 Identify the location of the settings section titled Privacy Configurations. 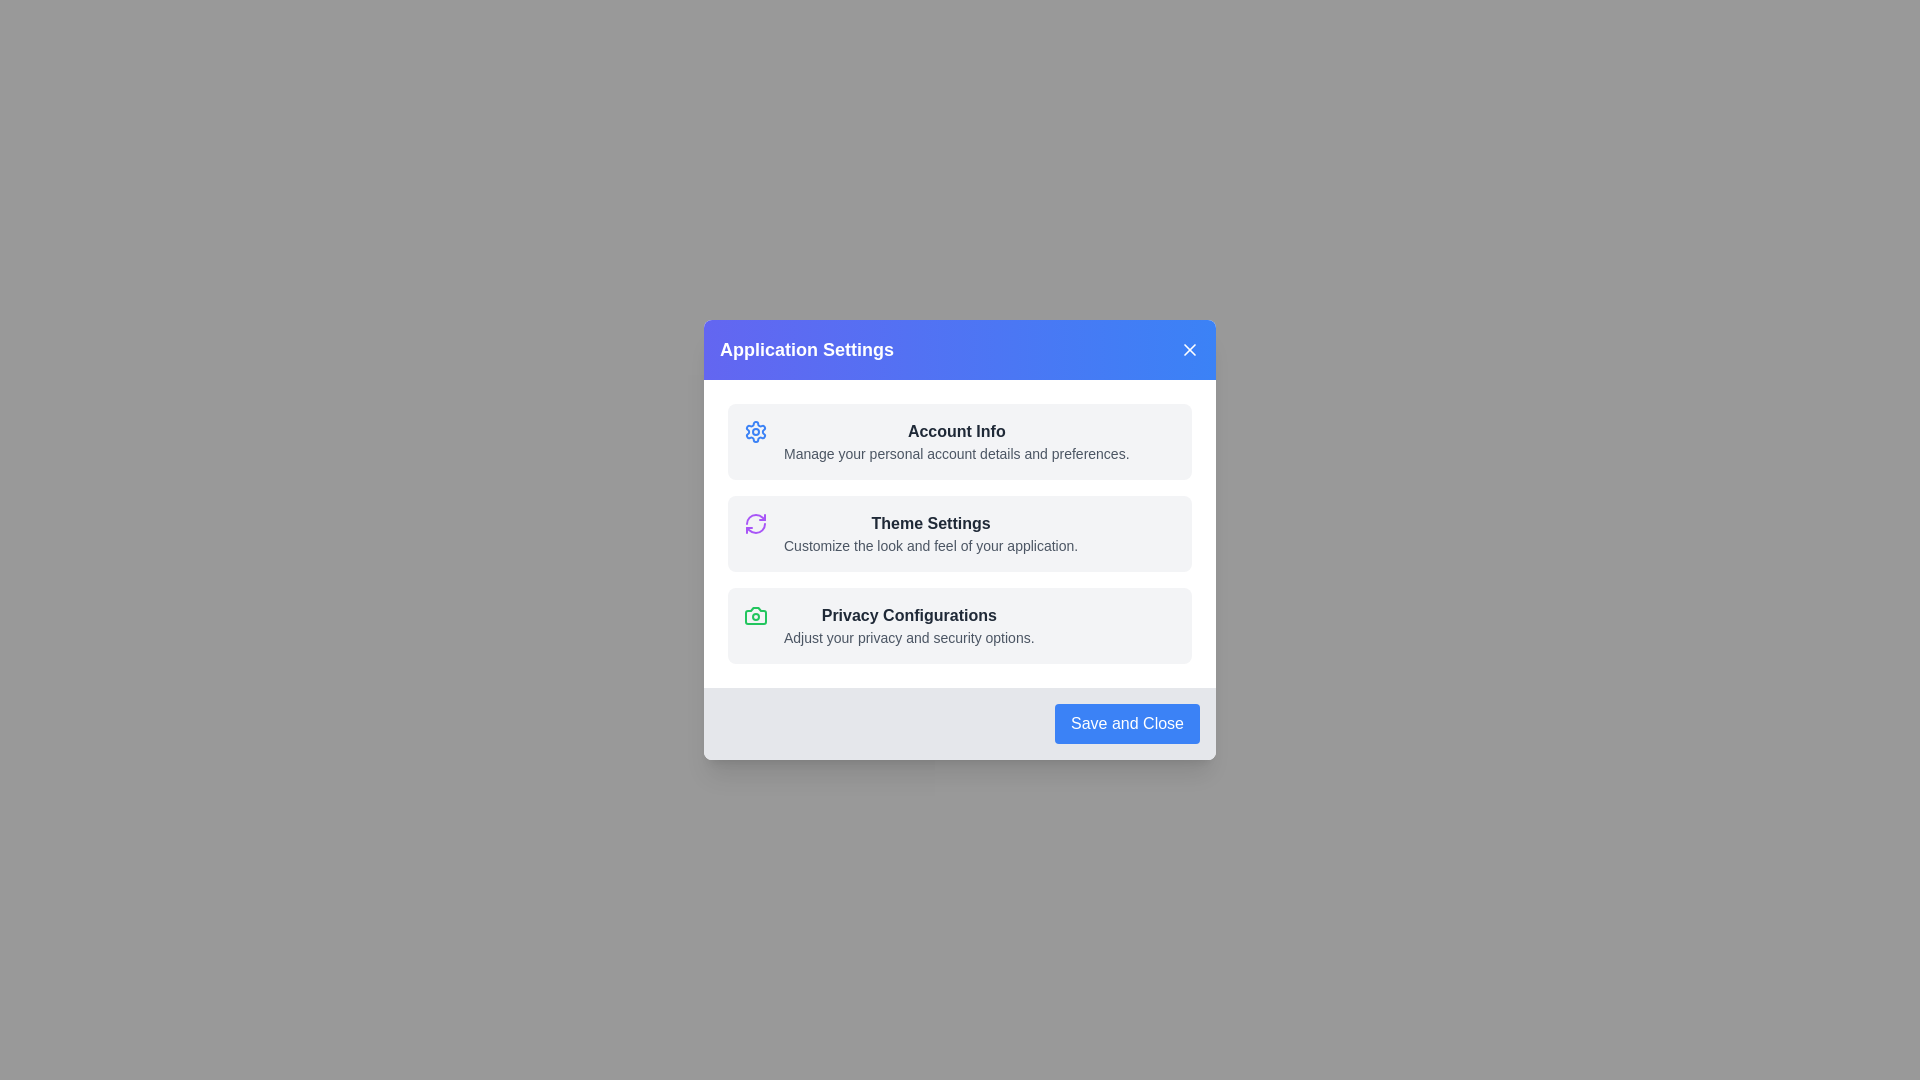
(960, 624).